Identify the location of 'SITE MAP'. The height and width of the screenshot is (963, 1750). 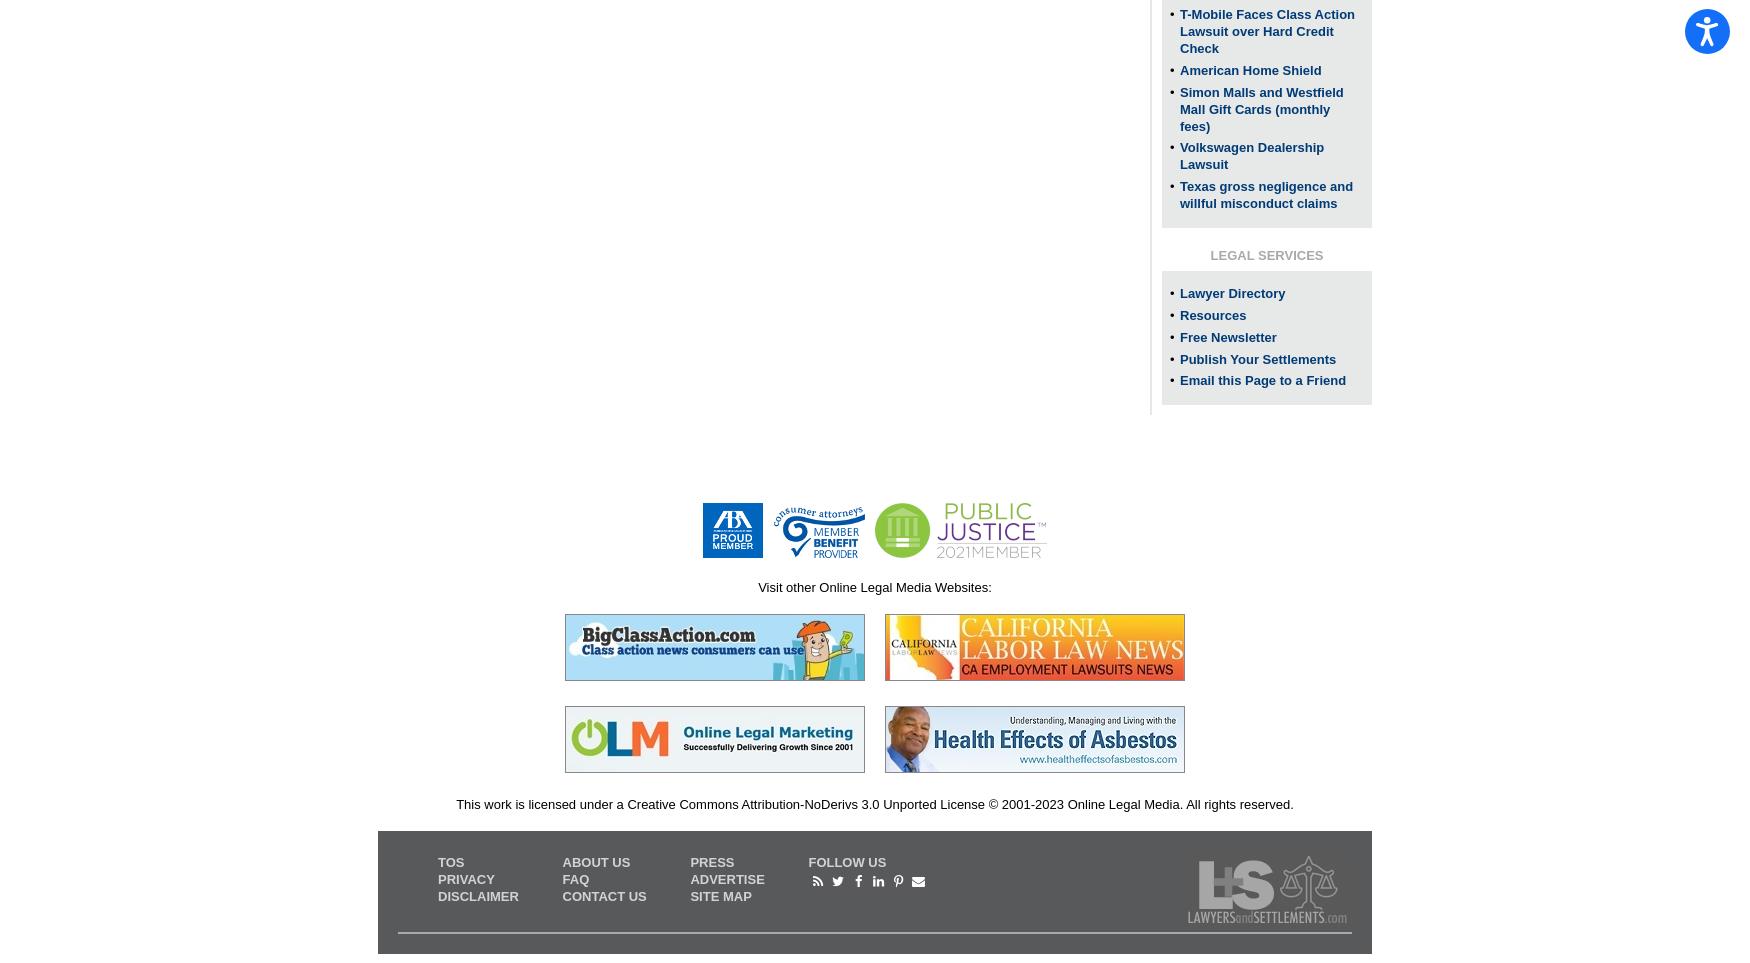
(720, 894).